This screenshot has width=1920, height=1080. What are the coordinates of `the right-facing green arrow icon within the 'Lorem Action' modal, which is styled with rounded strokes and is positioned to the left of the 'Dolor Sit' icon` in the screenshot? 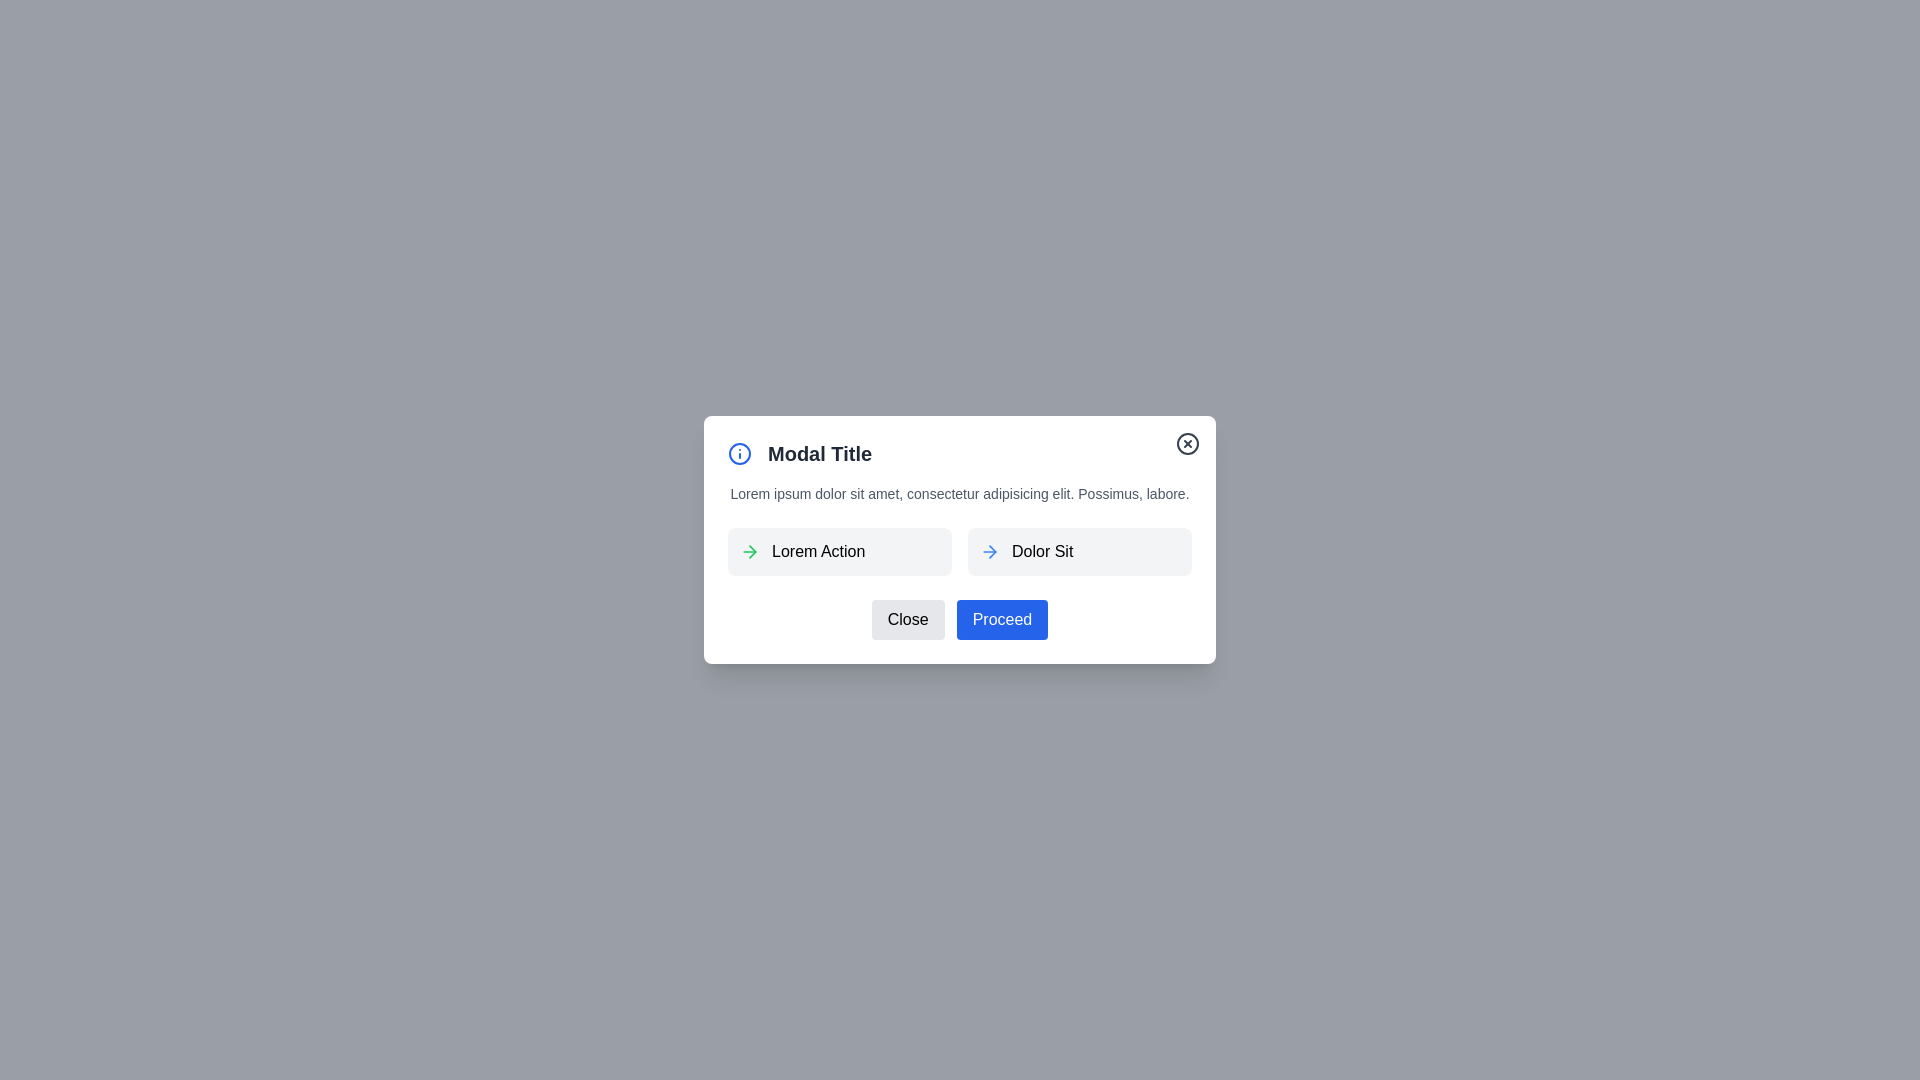 It's located at (748, 551).